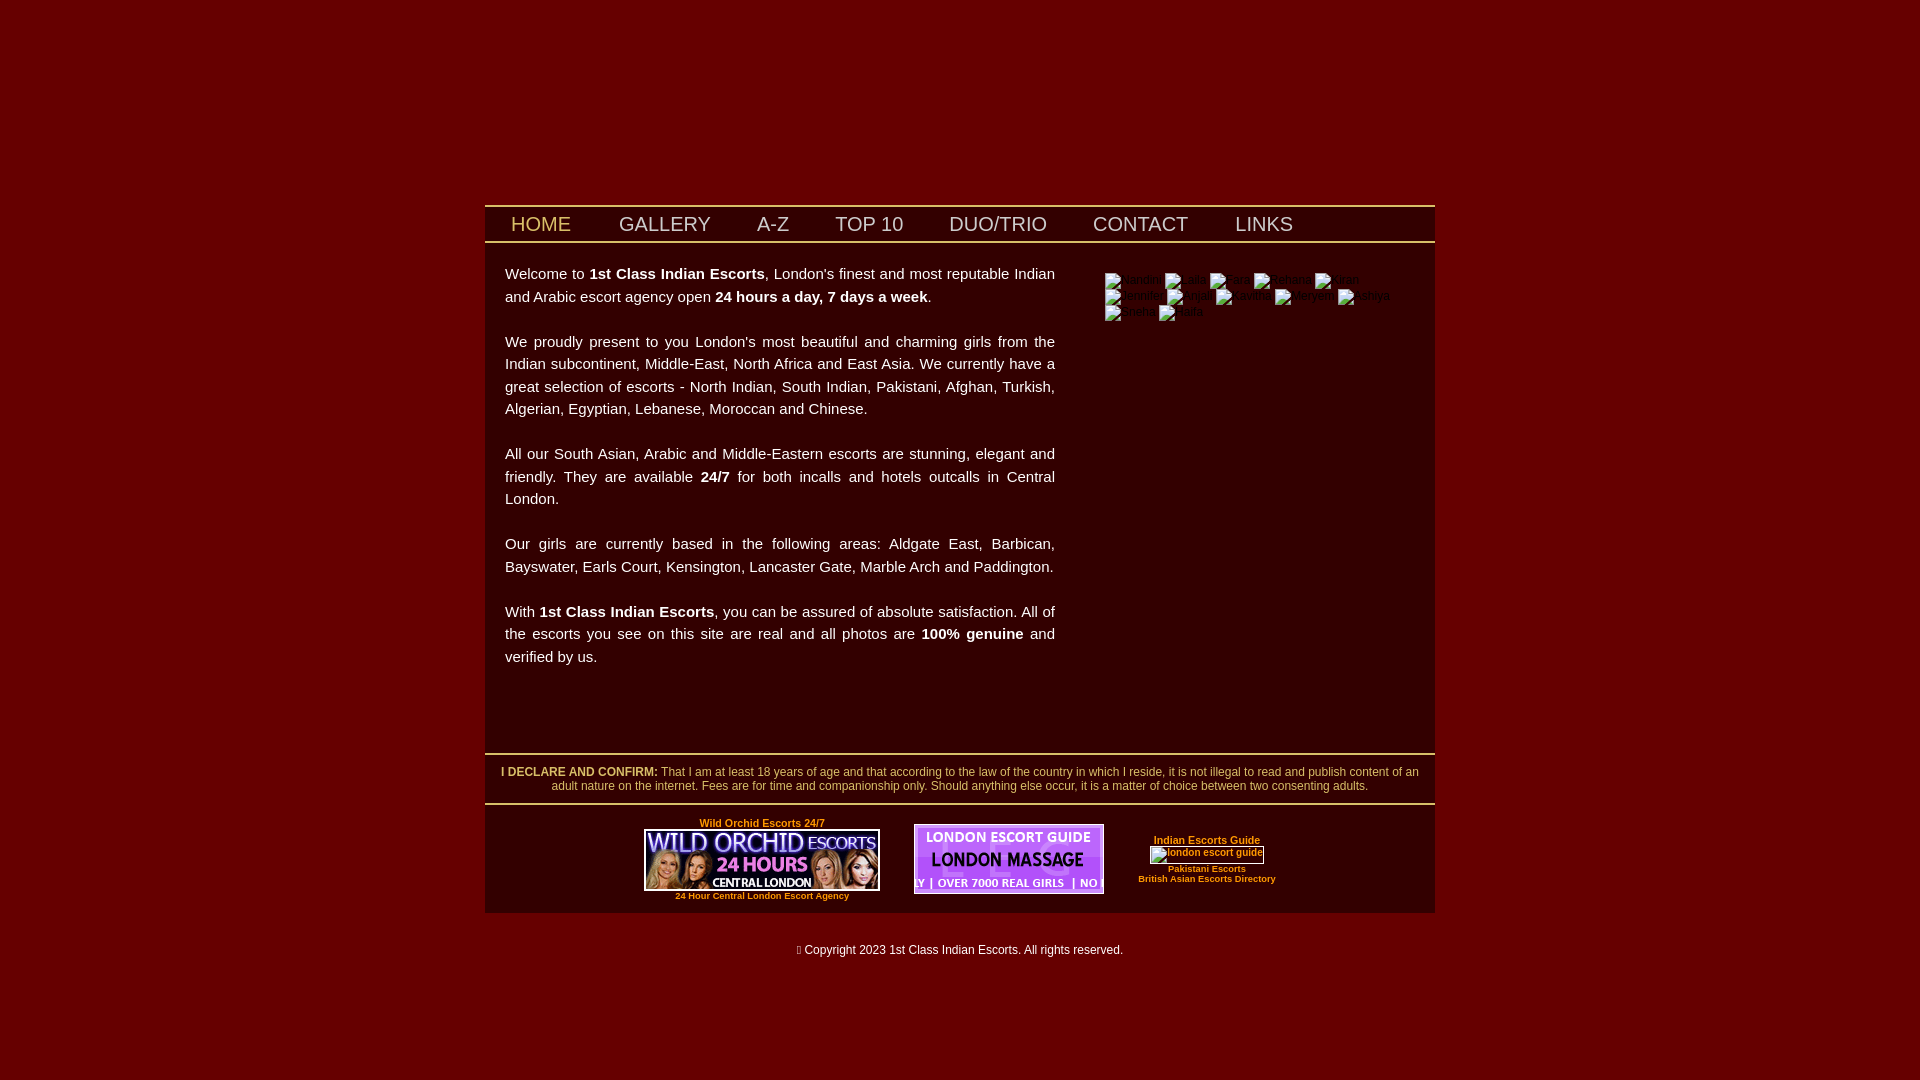  I want to click on 'Wild Orchid Escorts 24/7', so click(760, 823).